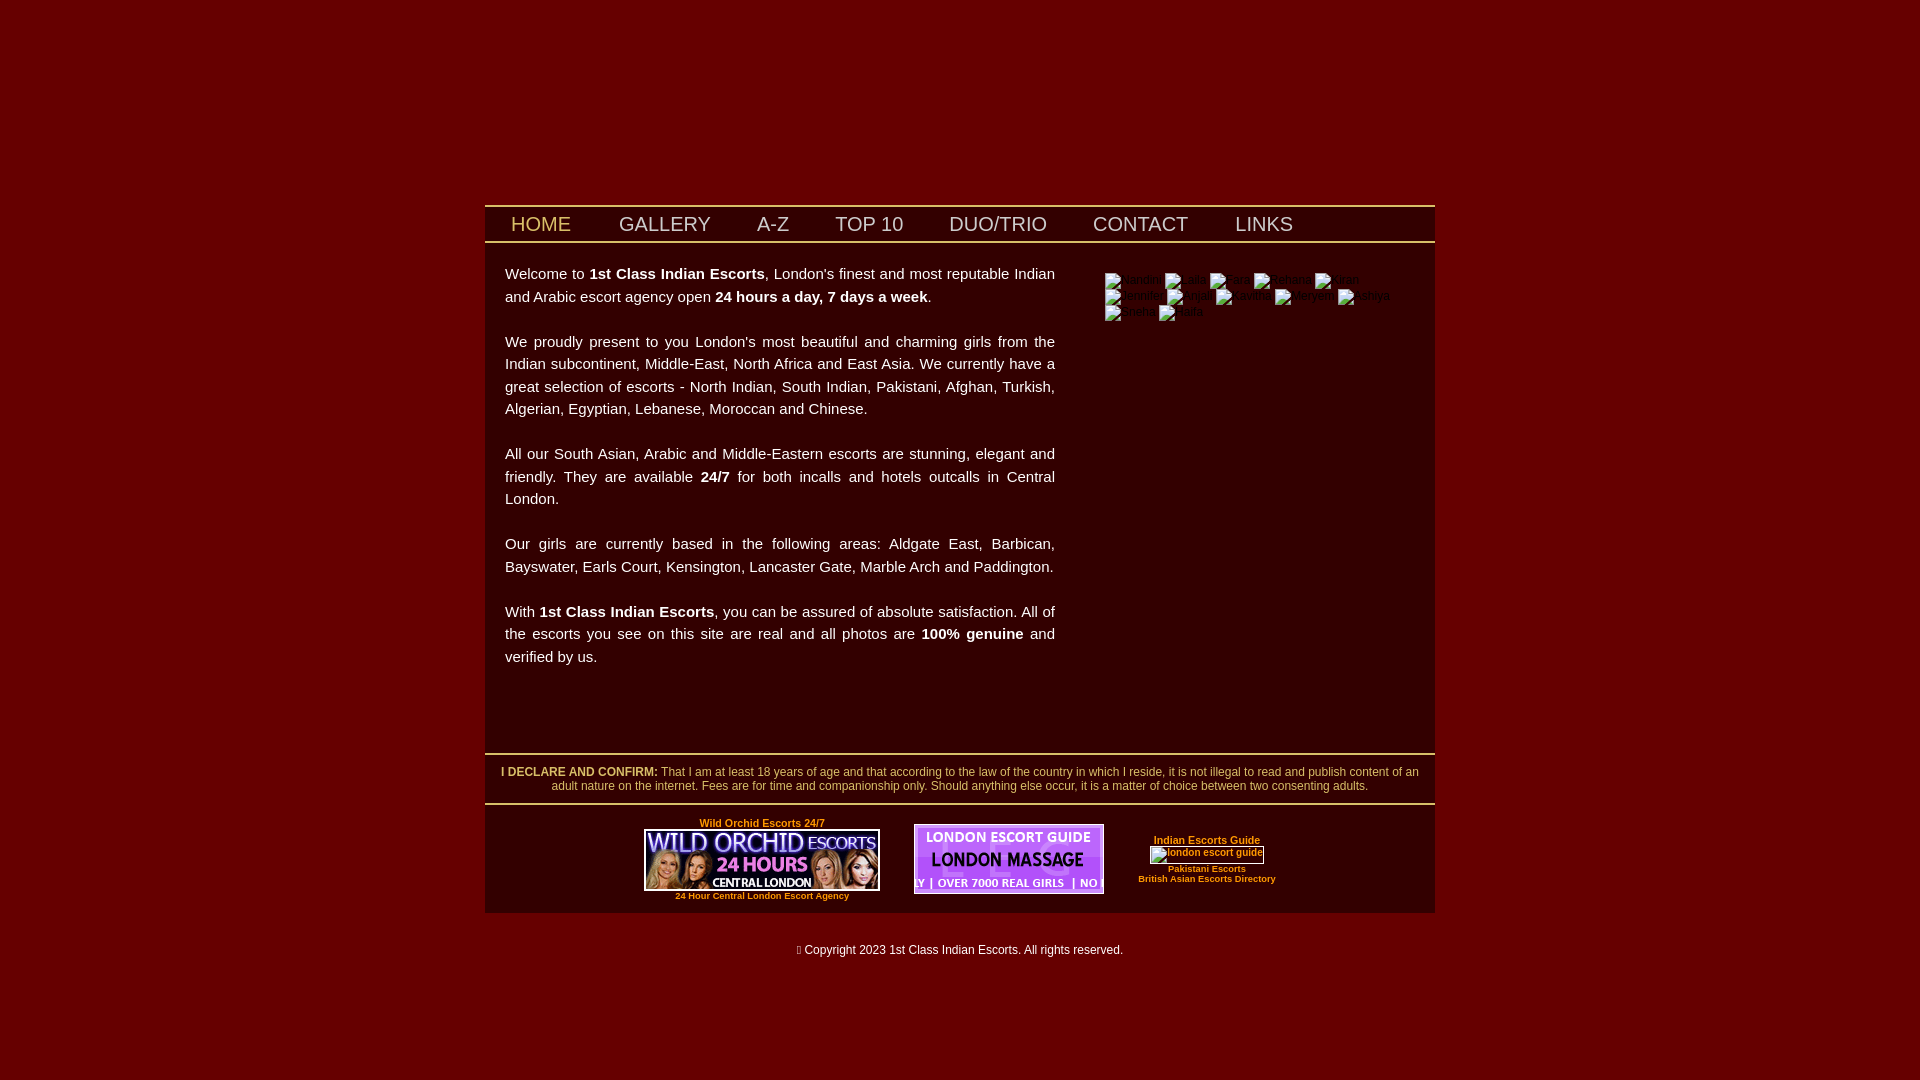  I want to click on 'Wild Orchid Escorts 24/7', so click(760, 823).